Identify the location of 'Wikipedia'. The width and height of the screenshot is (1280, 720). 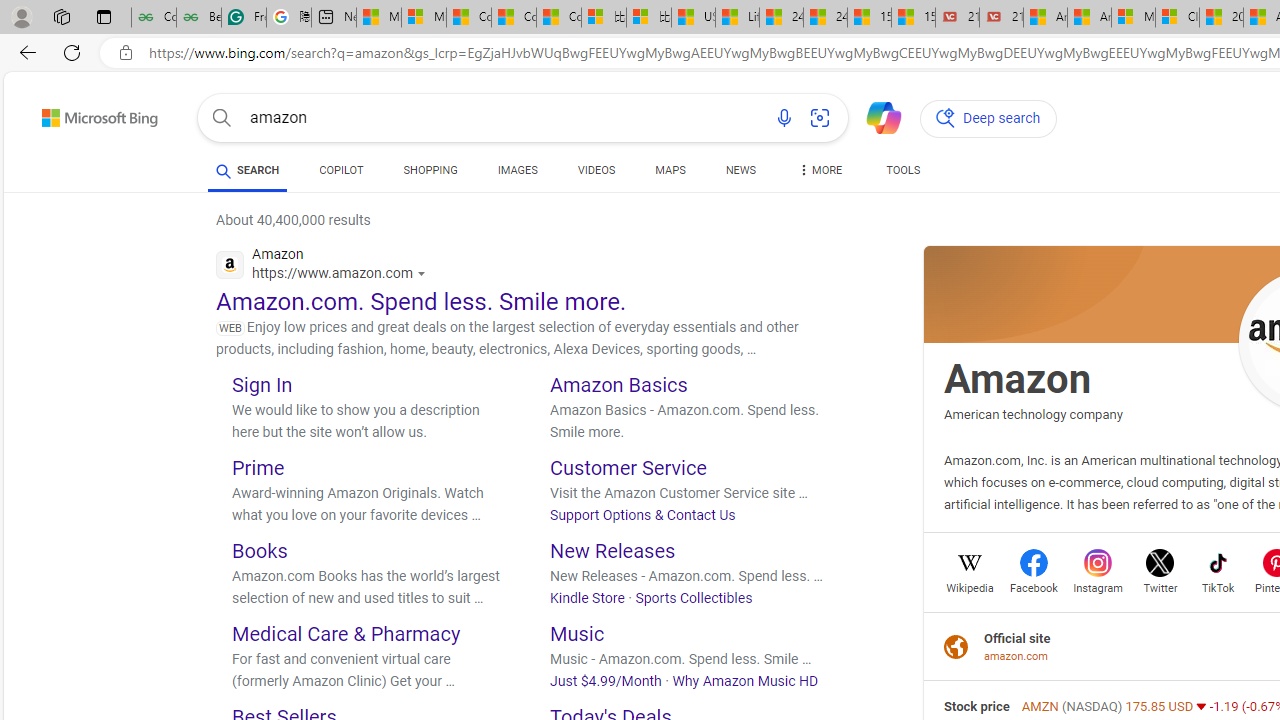
(970, 585).